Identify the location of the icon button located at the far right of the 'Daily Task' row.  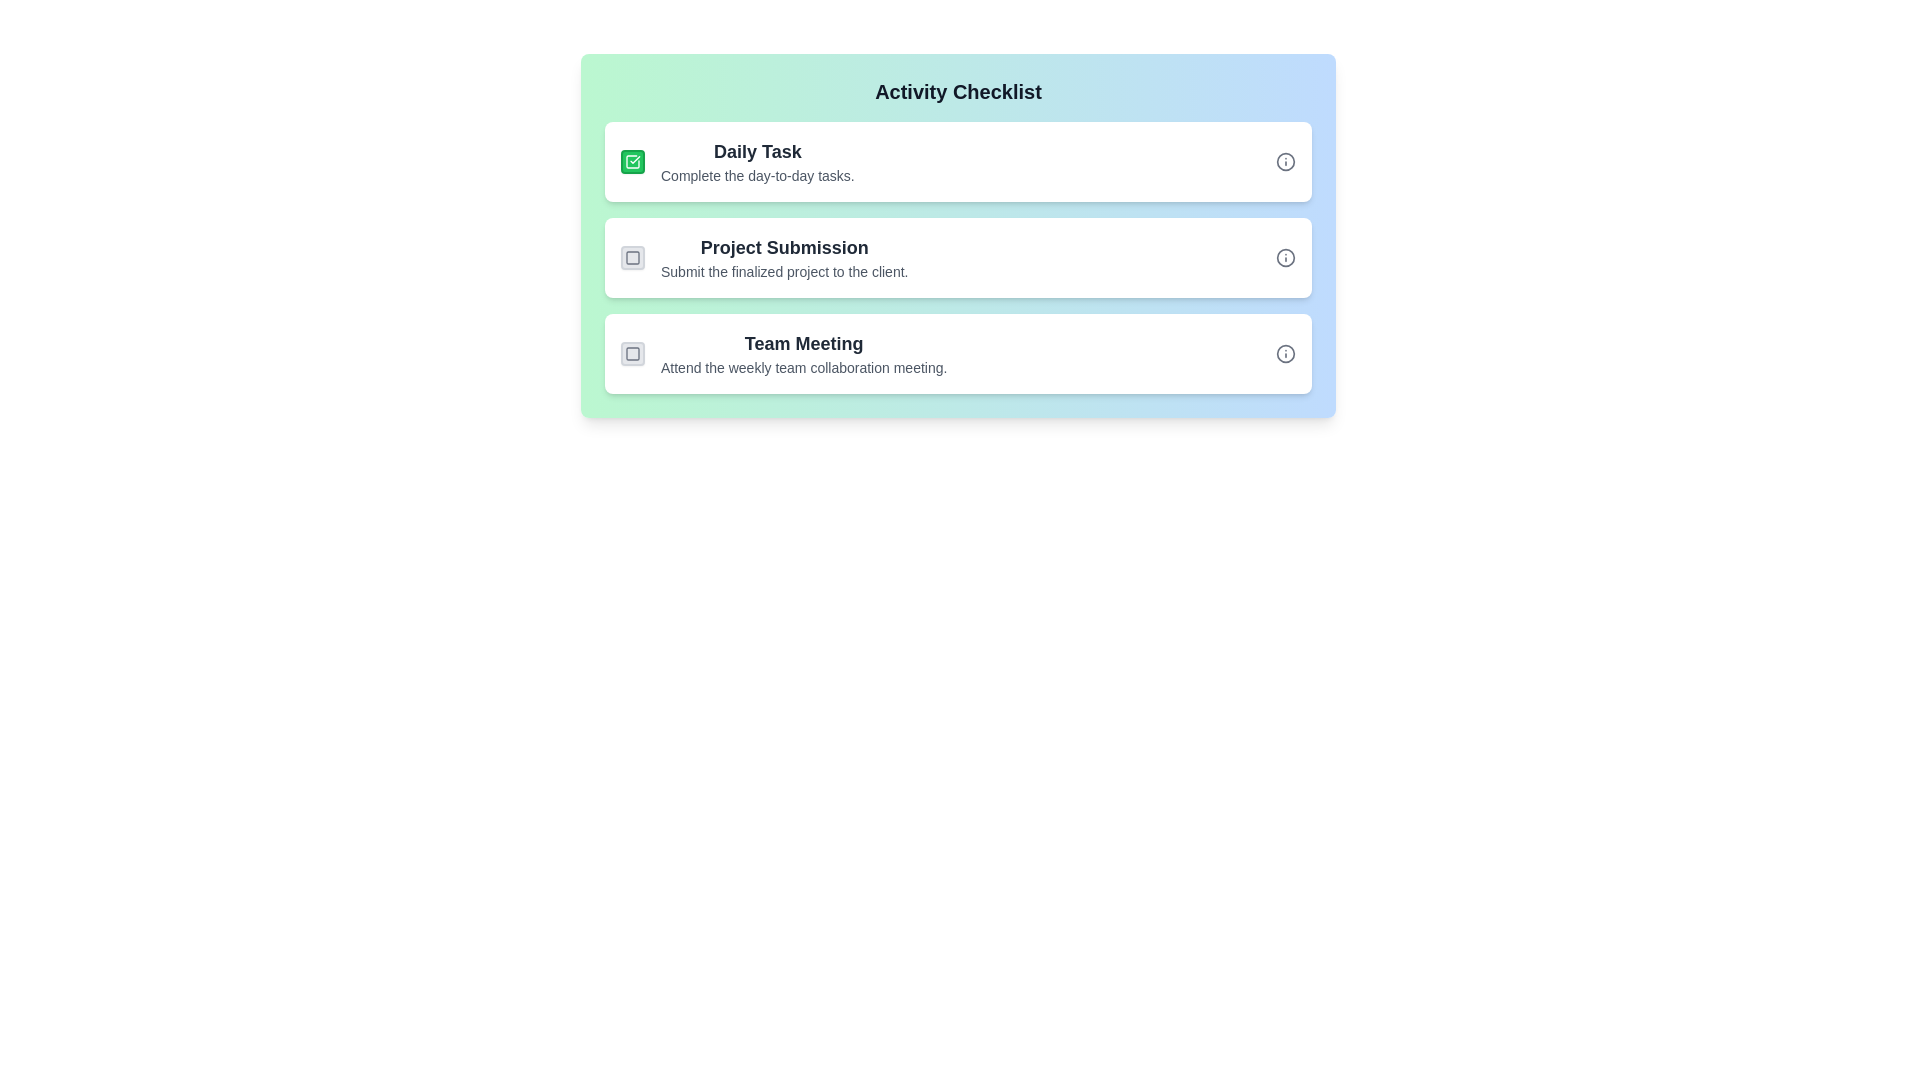
(1286, 161).